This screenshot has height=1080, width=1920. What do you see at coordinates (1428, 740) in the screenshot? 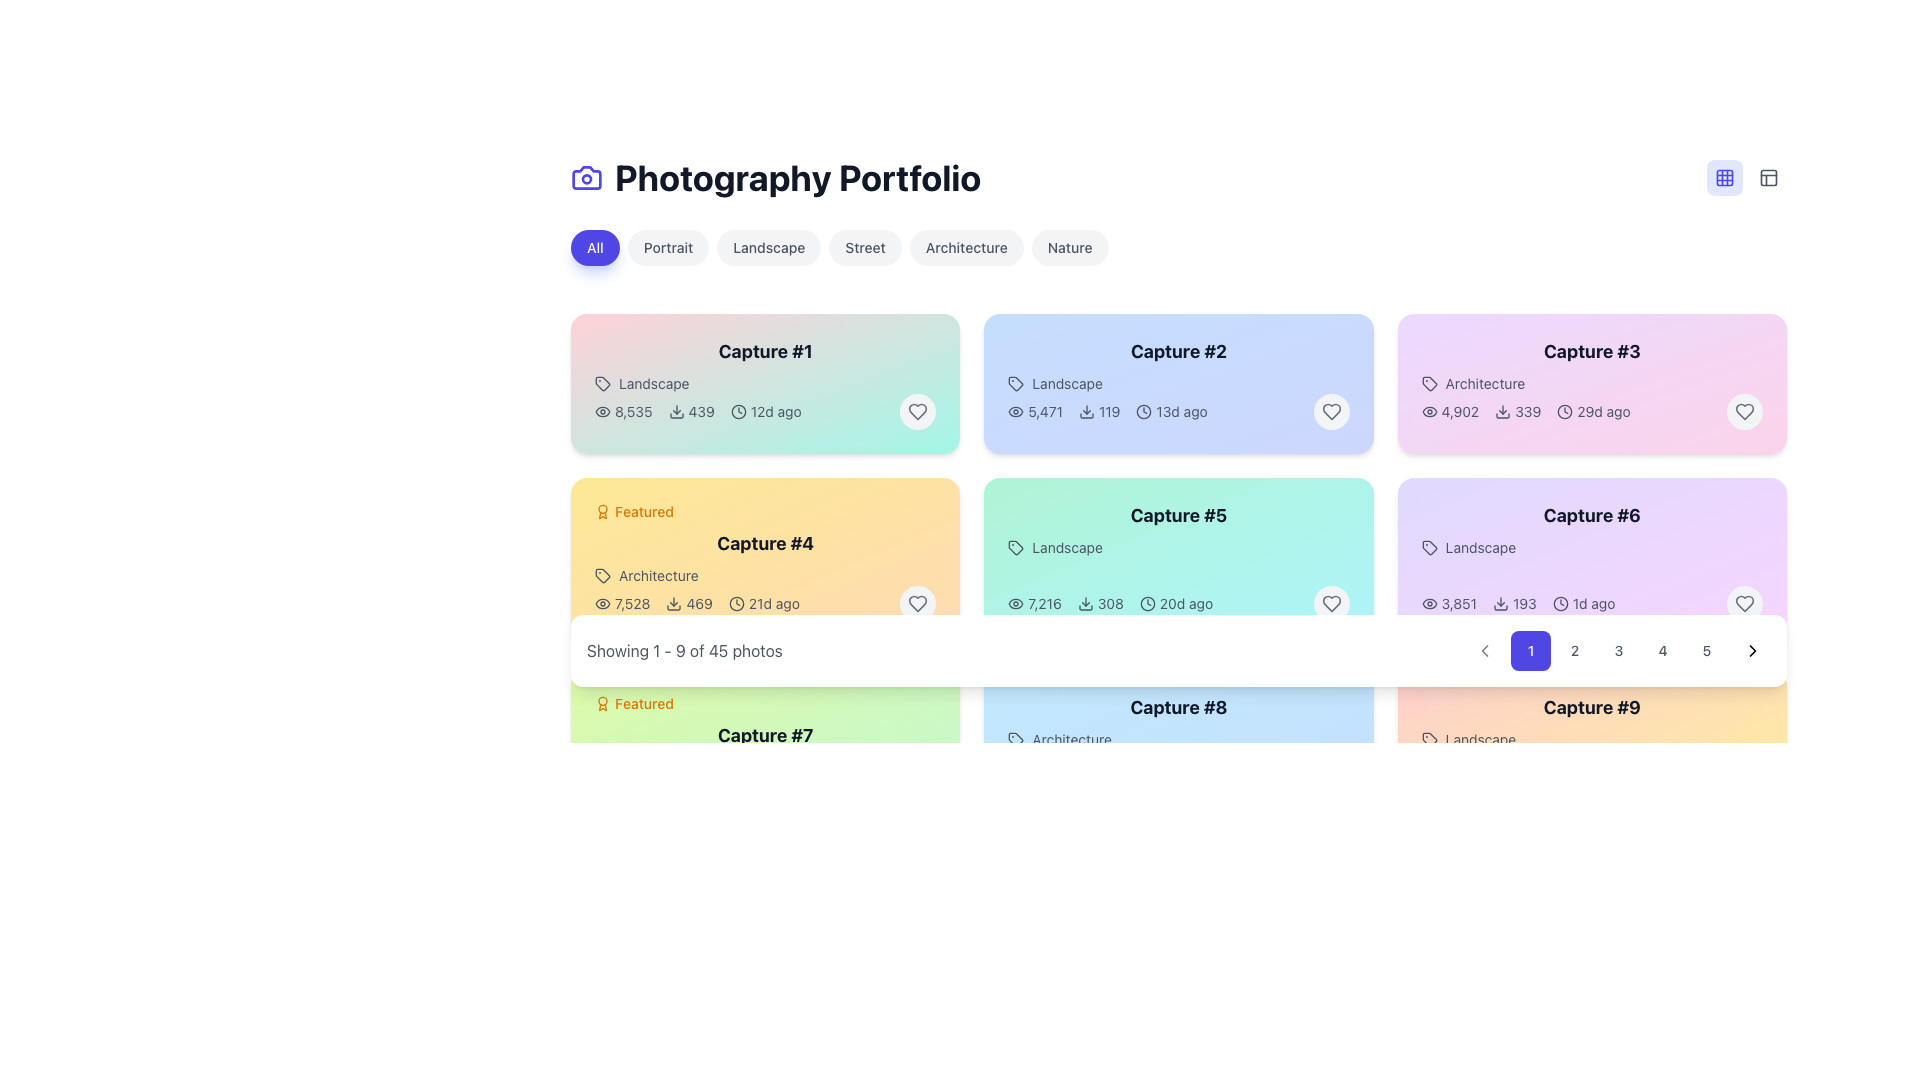
I see `the icon representing the 'Landscape' category, which is positioned to the left of the text 'Landscape' in the upper section of the interface` at bounding box center [1428, 740].